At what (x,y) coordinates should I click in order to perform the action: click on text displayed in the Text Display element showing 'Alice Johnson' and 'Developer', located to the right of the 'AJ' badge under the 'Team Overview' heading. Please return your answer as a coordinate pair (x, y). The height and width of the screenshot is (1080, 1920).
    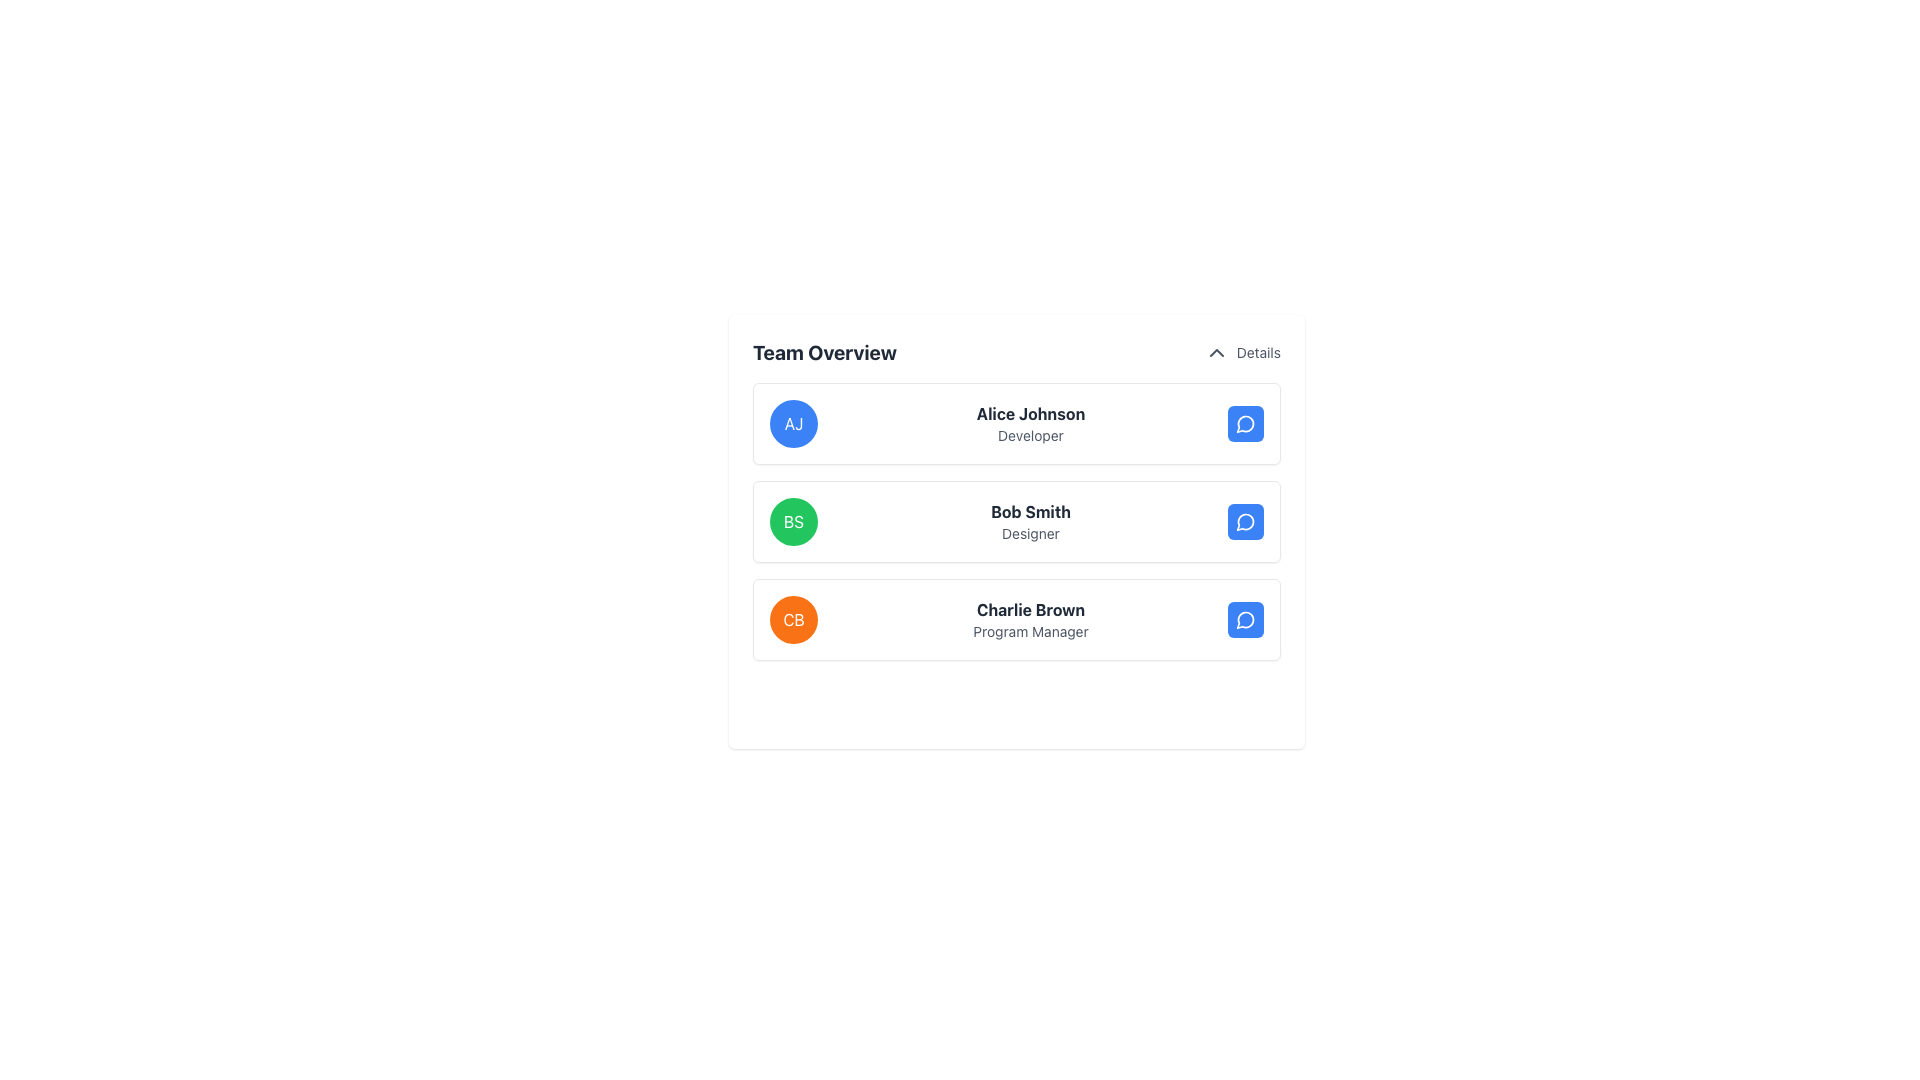
    Looking at the image, I should click on (1031, 423).